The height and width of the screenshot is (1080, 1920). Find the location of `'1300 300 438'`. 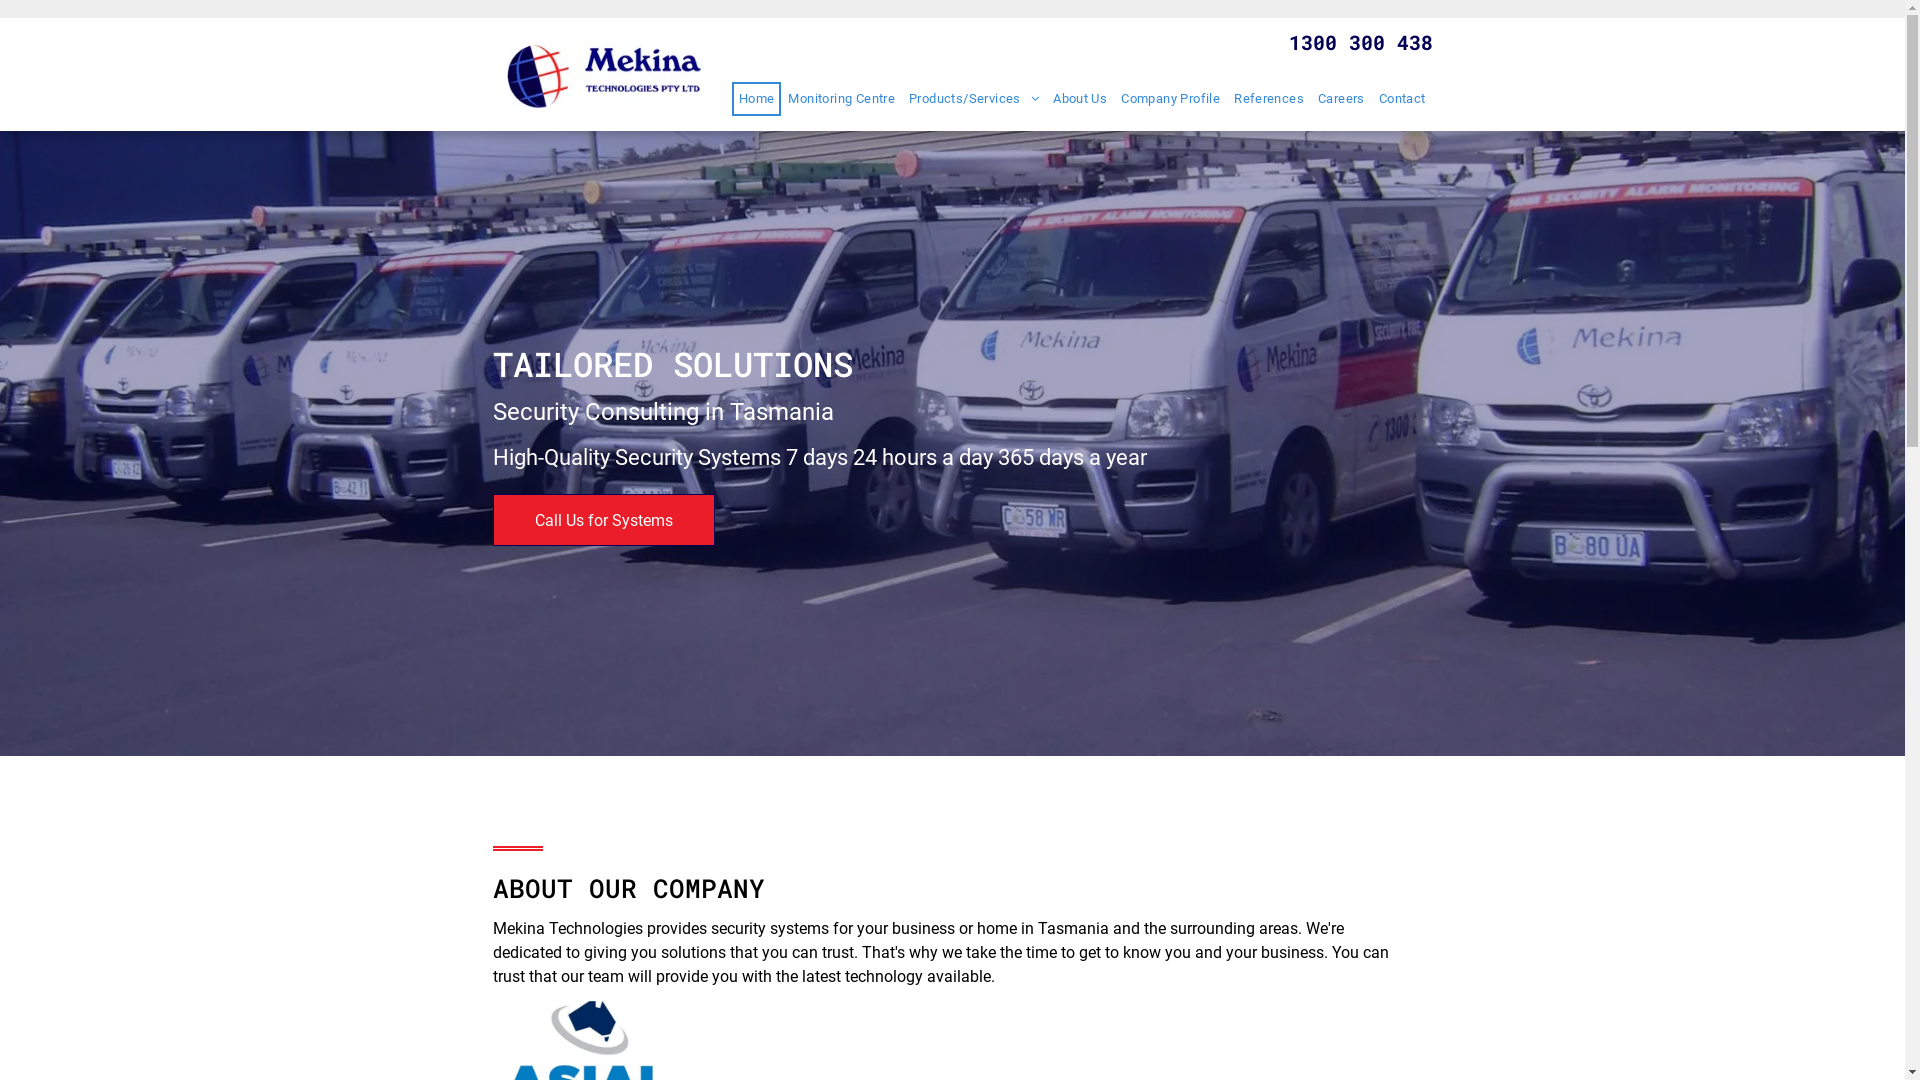

'1300 300 438' is located at coordinates (1359, 42).